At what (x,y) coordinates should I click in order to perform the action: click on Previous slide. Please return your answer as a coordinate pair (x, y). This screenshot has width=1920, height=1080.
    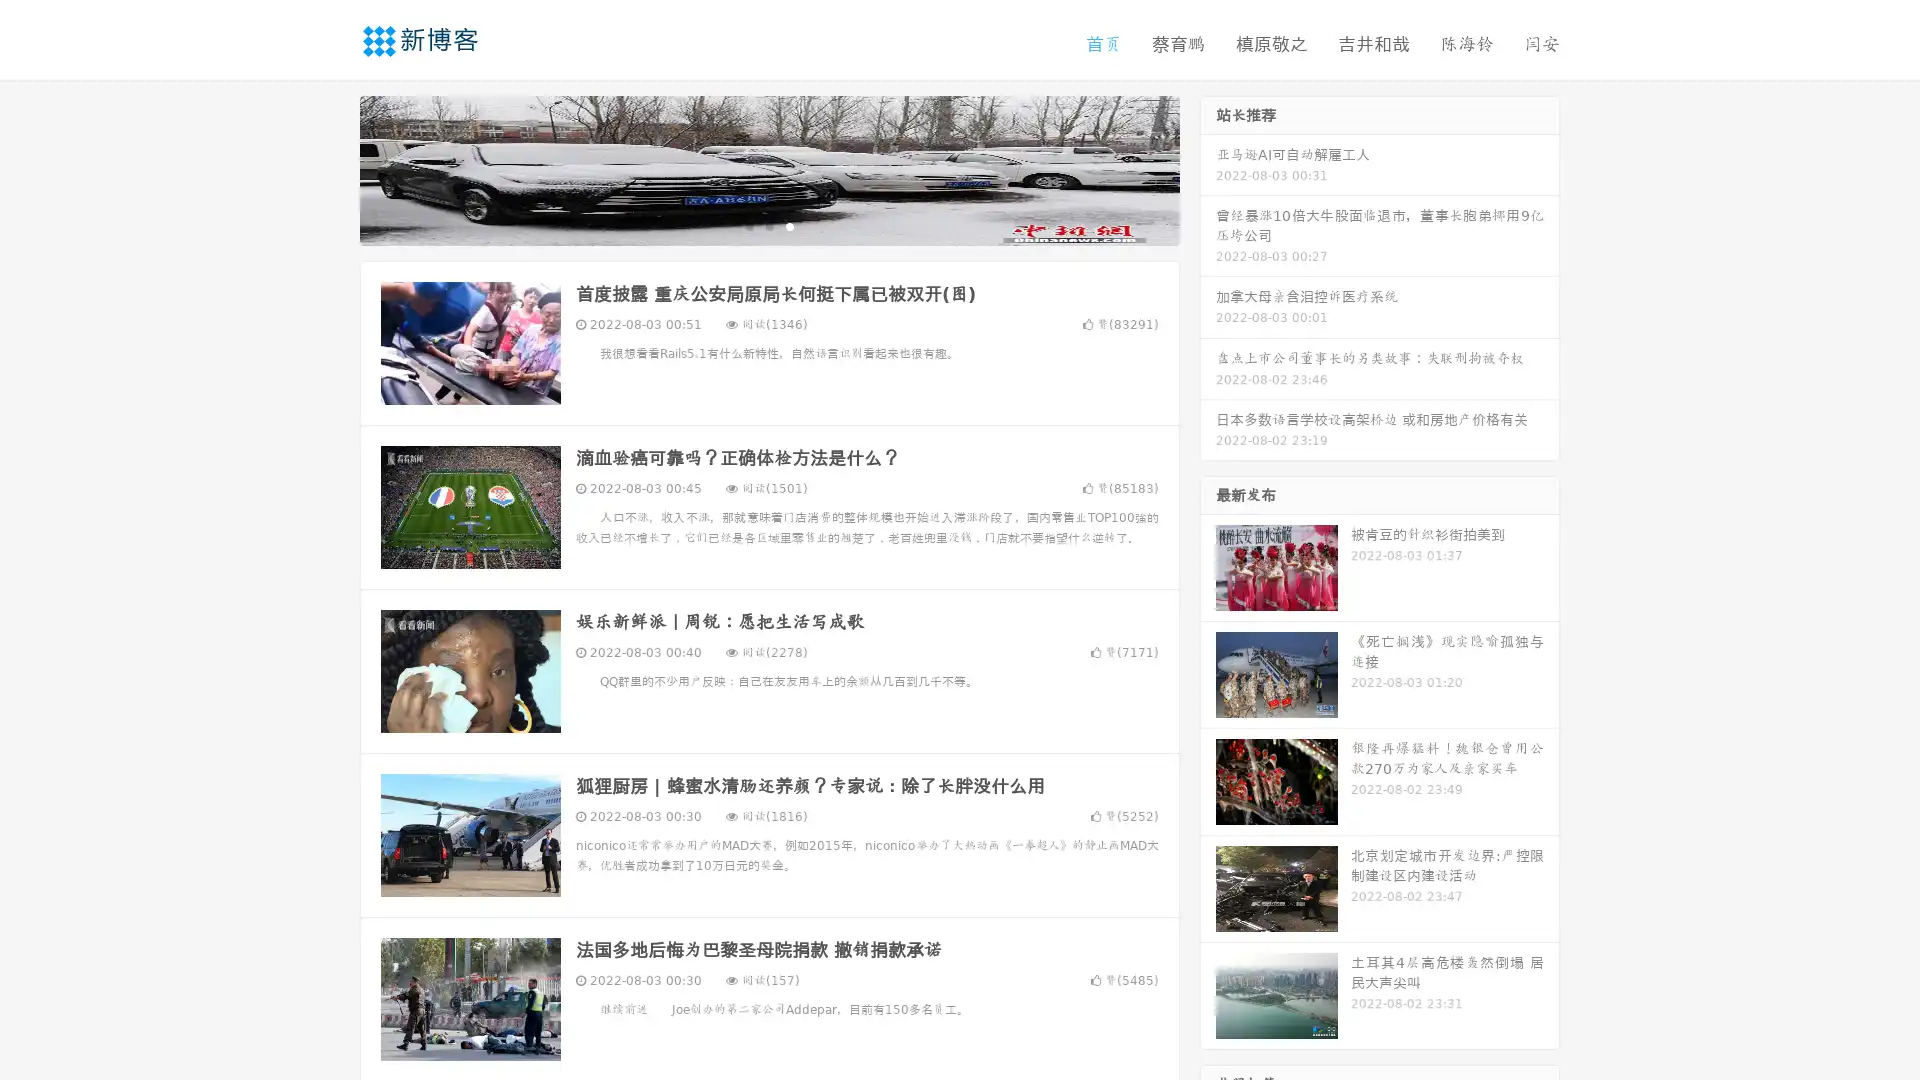
    Looking at the image, I should click on (330, 168).